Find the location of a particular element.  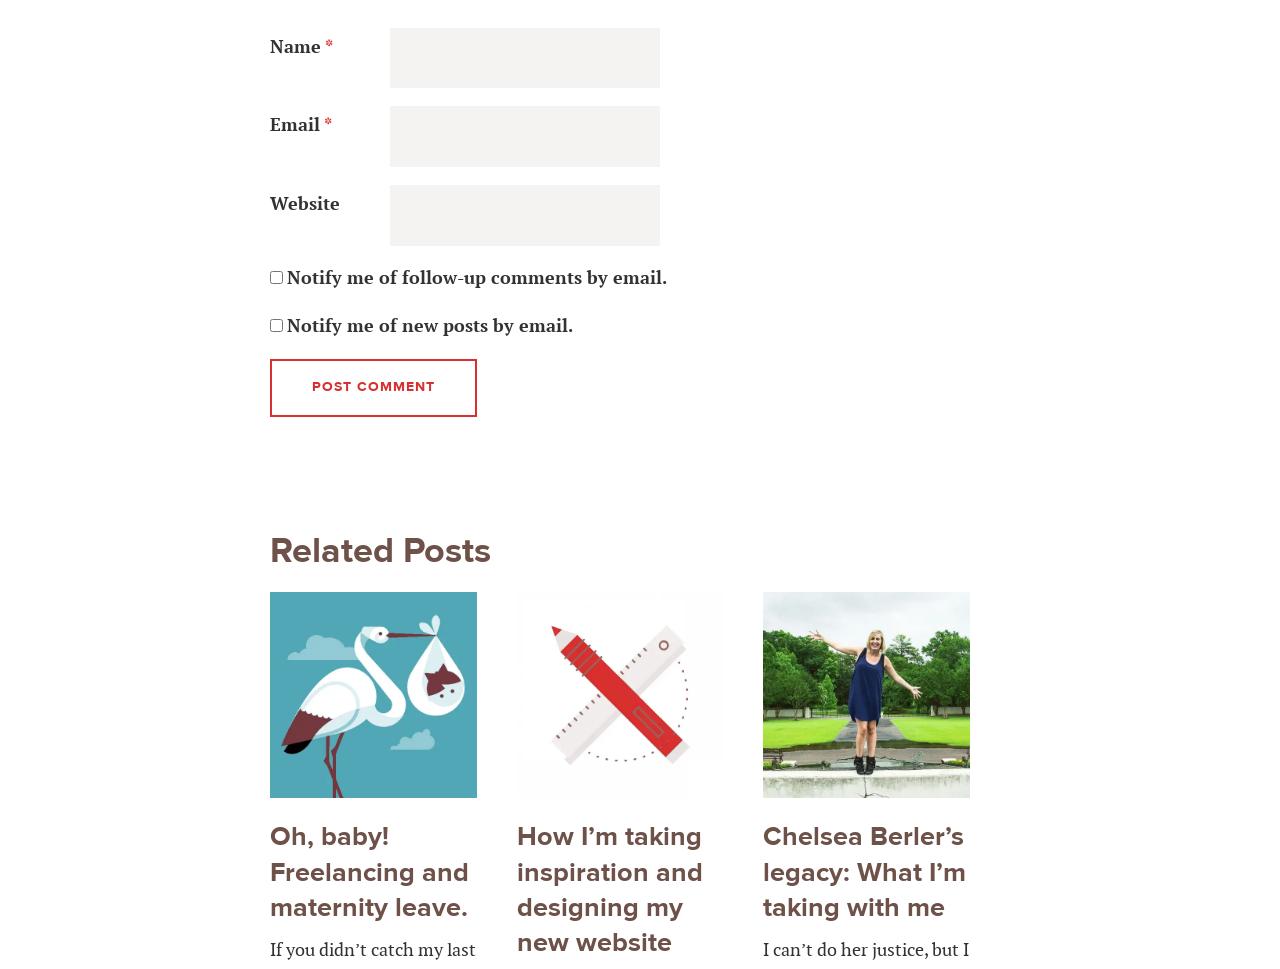

'Notify me of new posts by email.' is located at coordinates (428, 325).